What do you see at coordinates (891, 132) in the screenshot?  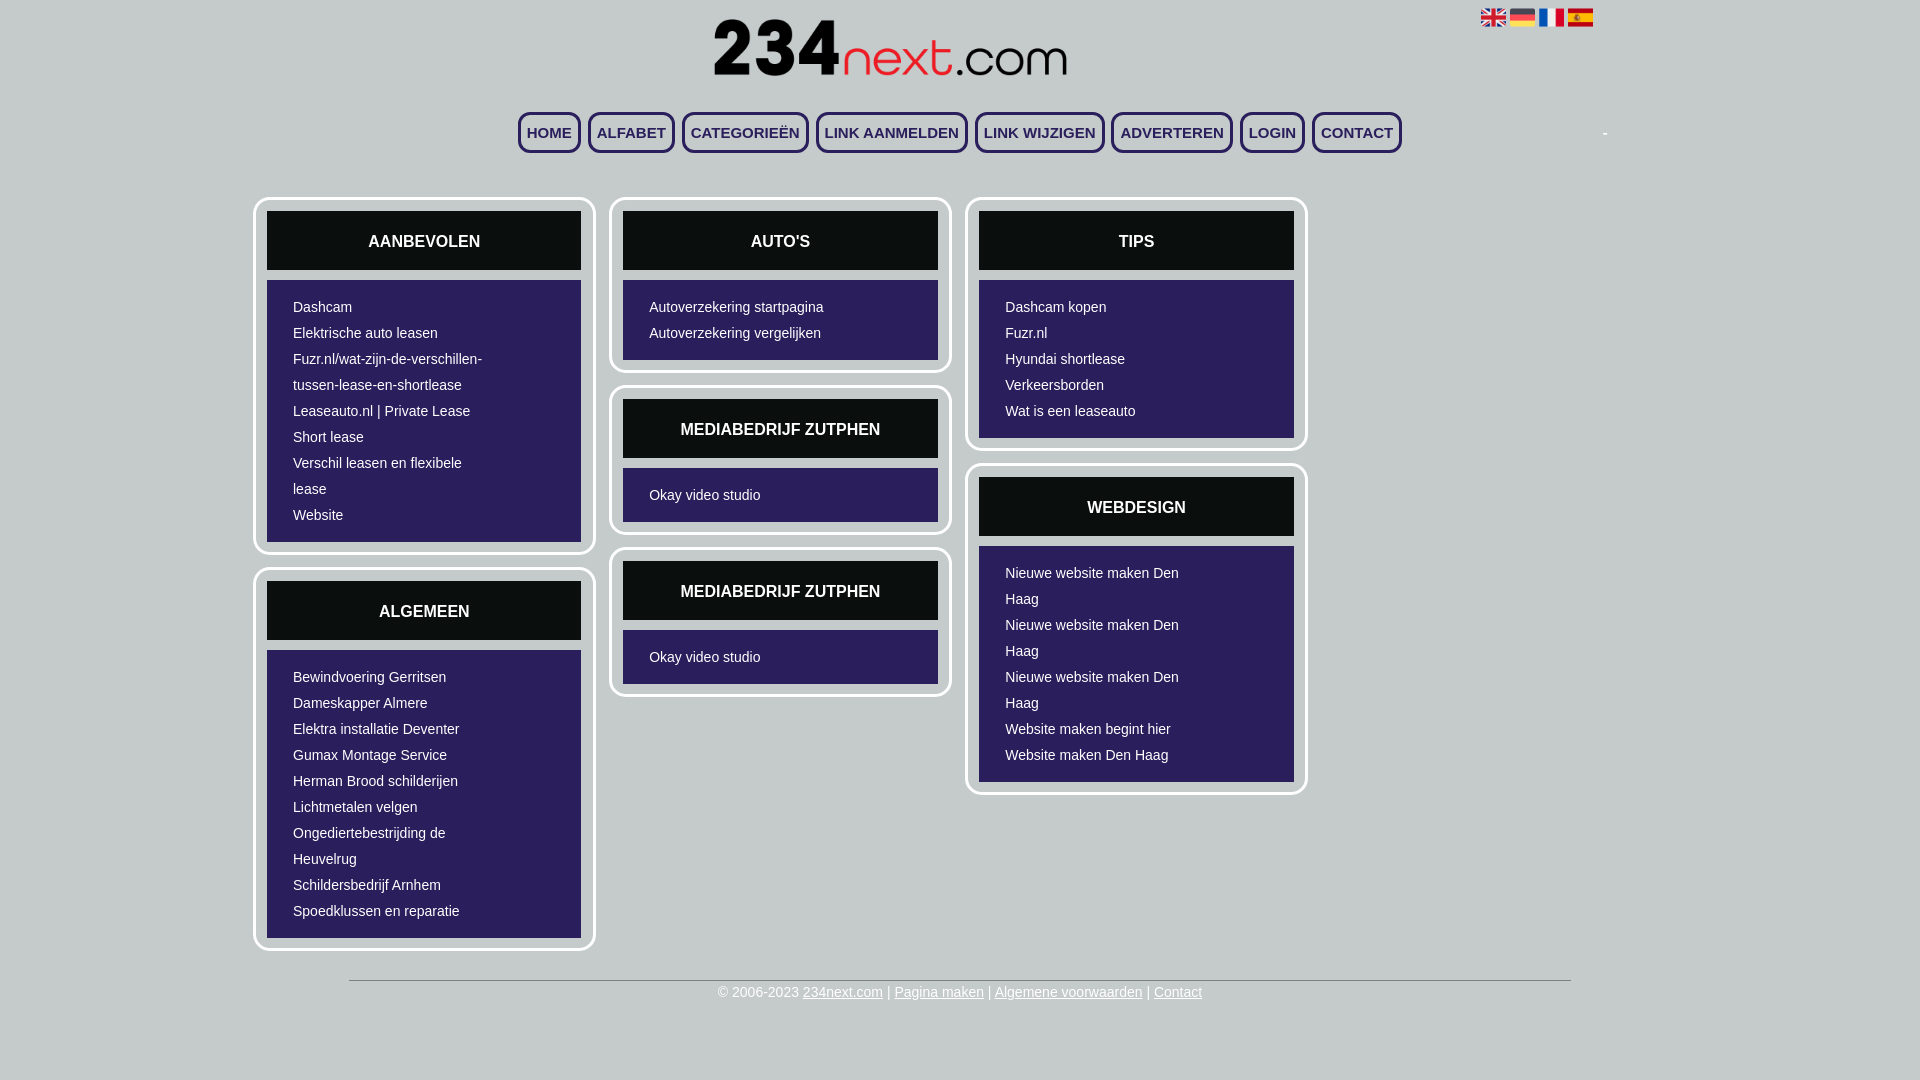 I see `'LINK AANMELDEN'` at bounding box center [891, 132].